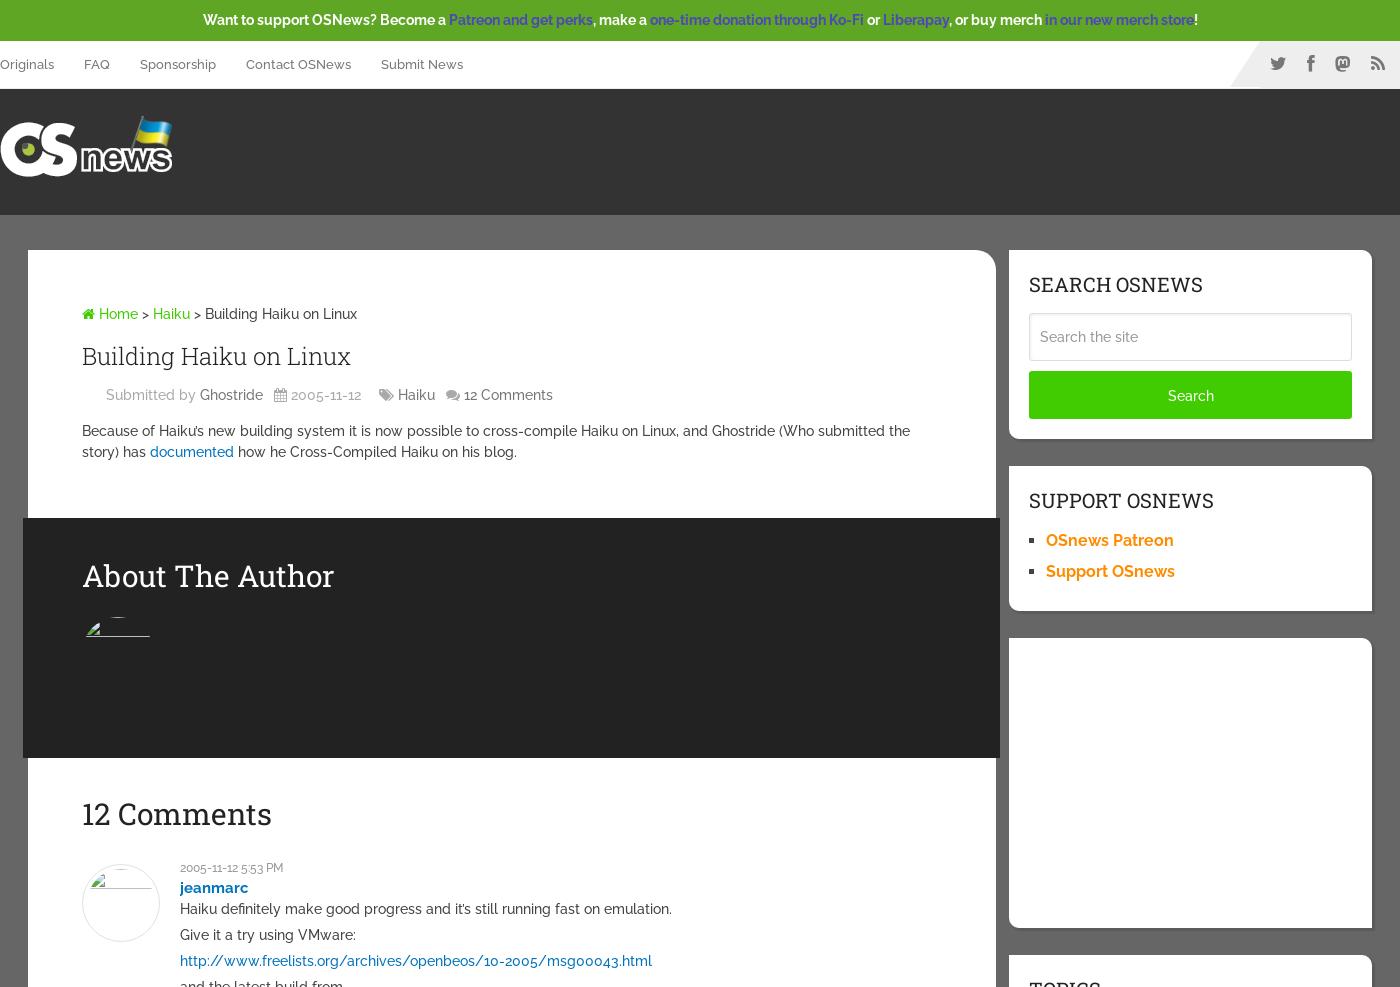 This screenshot has width=1400, height=987. Describe the element at coordinates (915, 19) in the screenshot. I see `'Liberapay'` at that location.